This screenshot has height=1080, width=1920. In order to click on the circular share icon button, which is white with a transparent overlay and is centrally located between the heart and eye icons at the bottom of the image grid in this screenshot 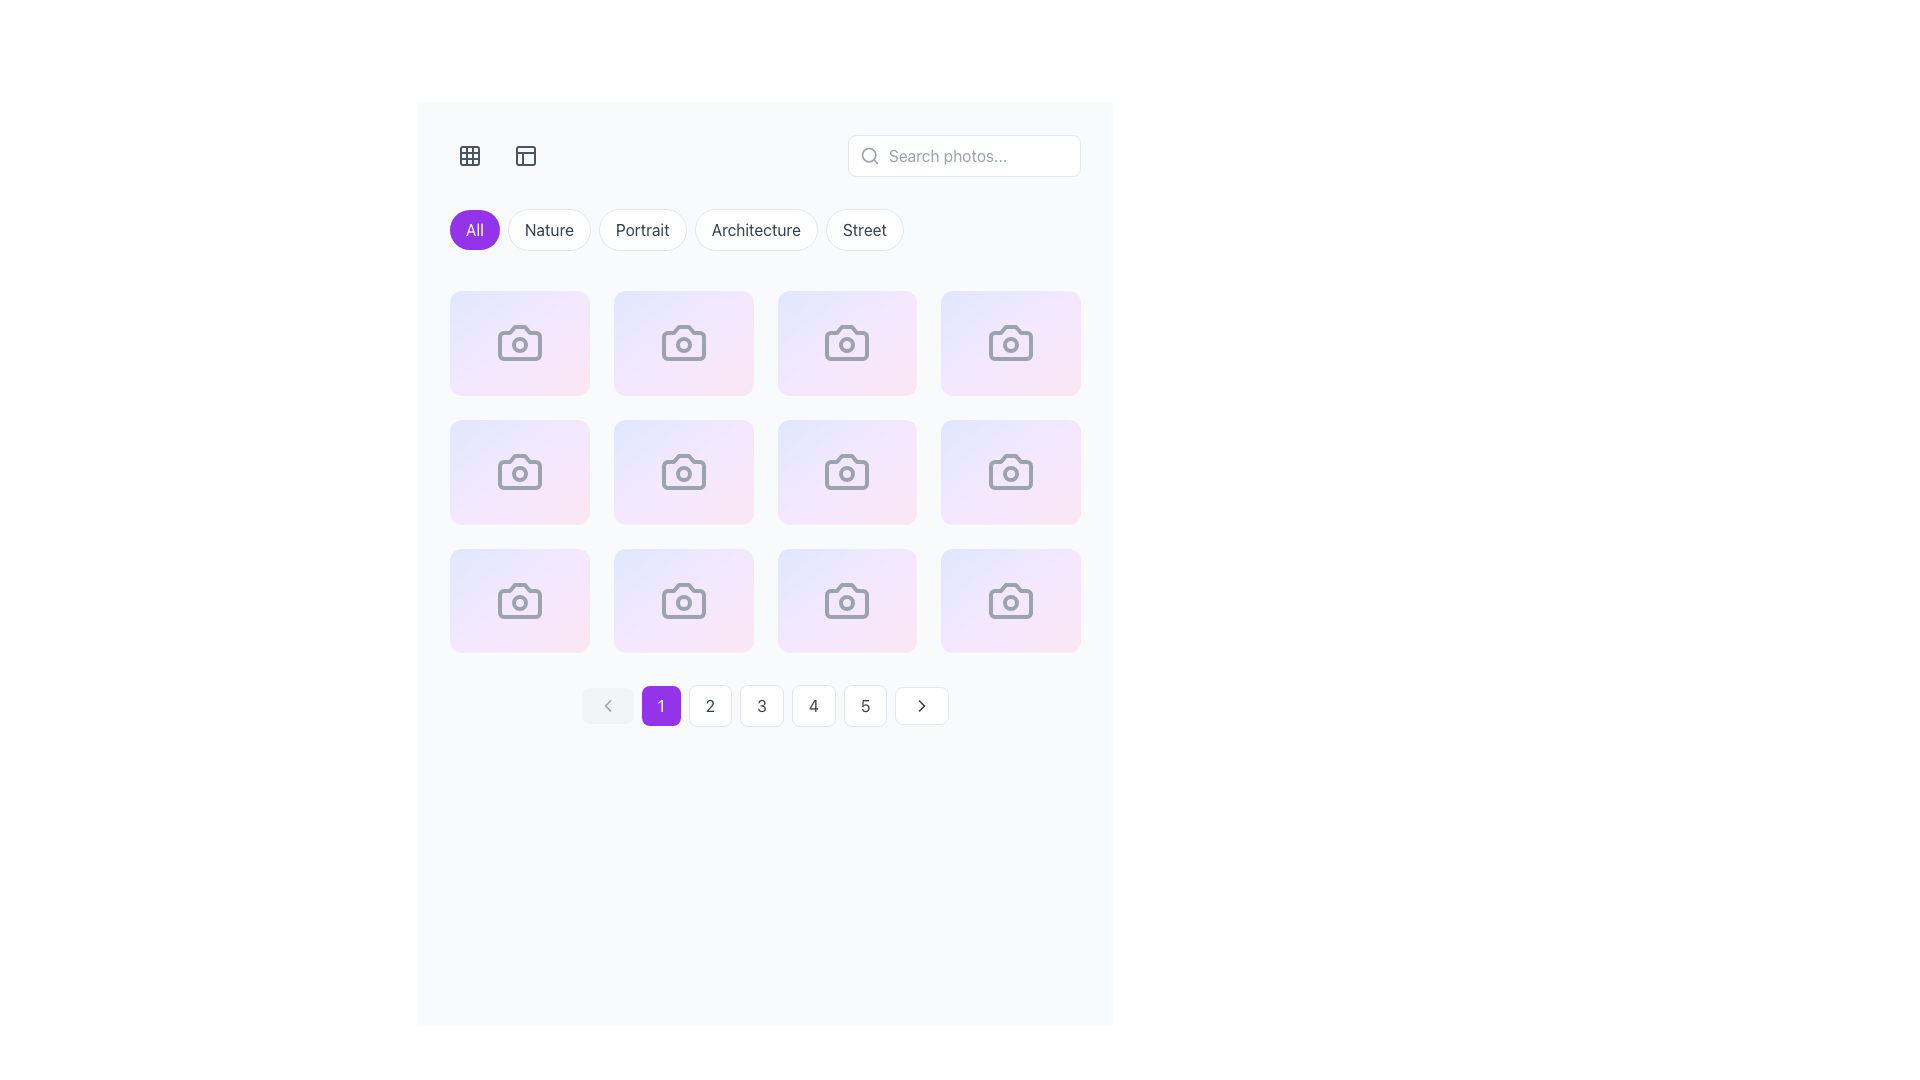, I will do `click(856, 619)`.